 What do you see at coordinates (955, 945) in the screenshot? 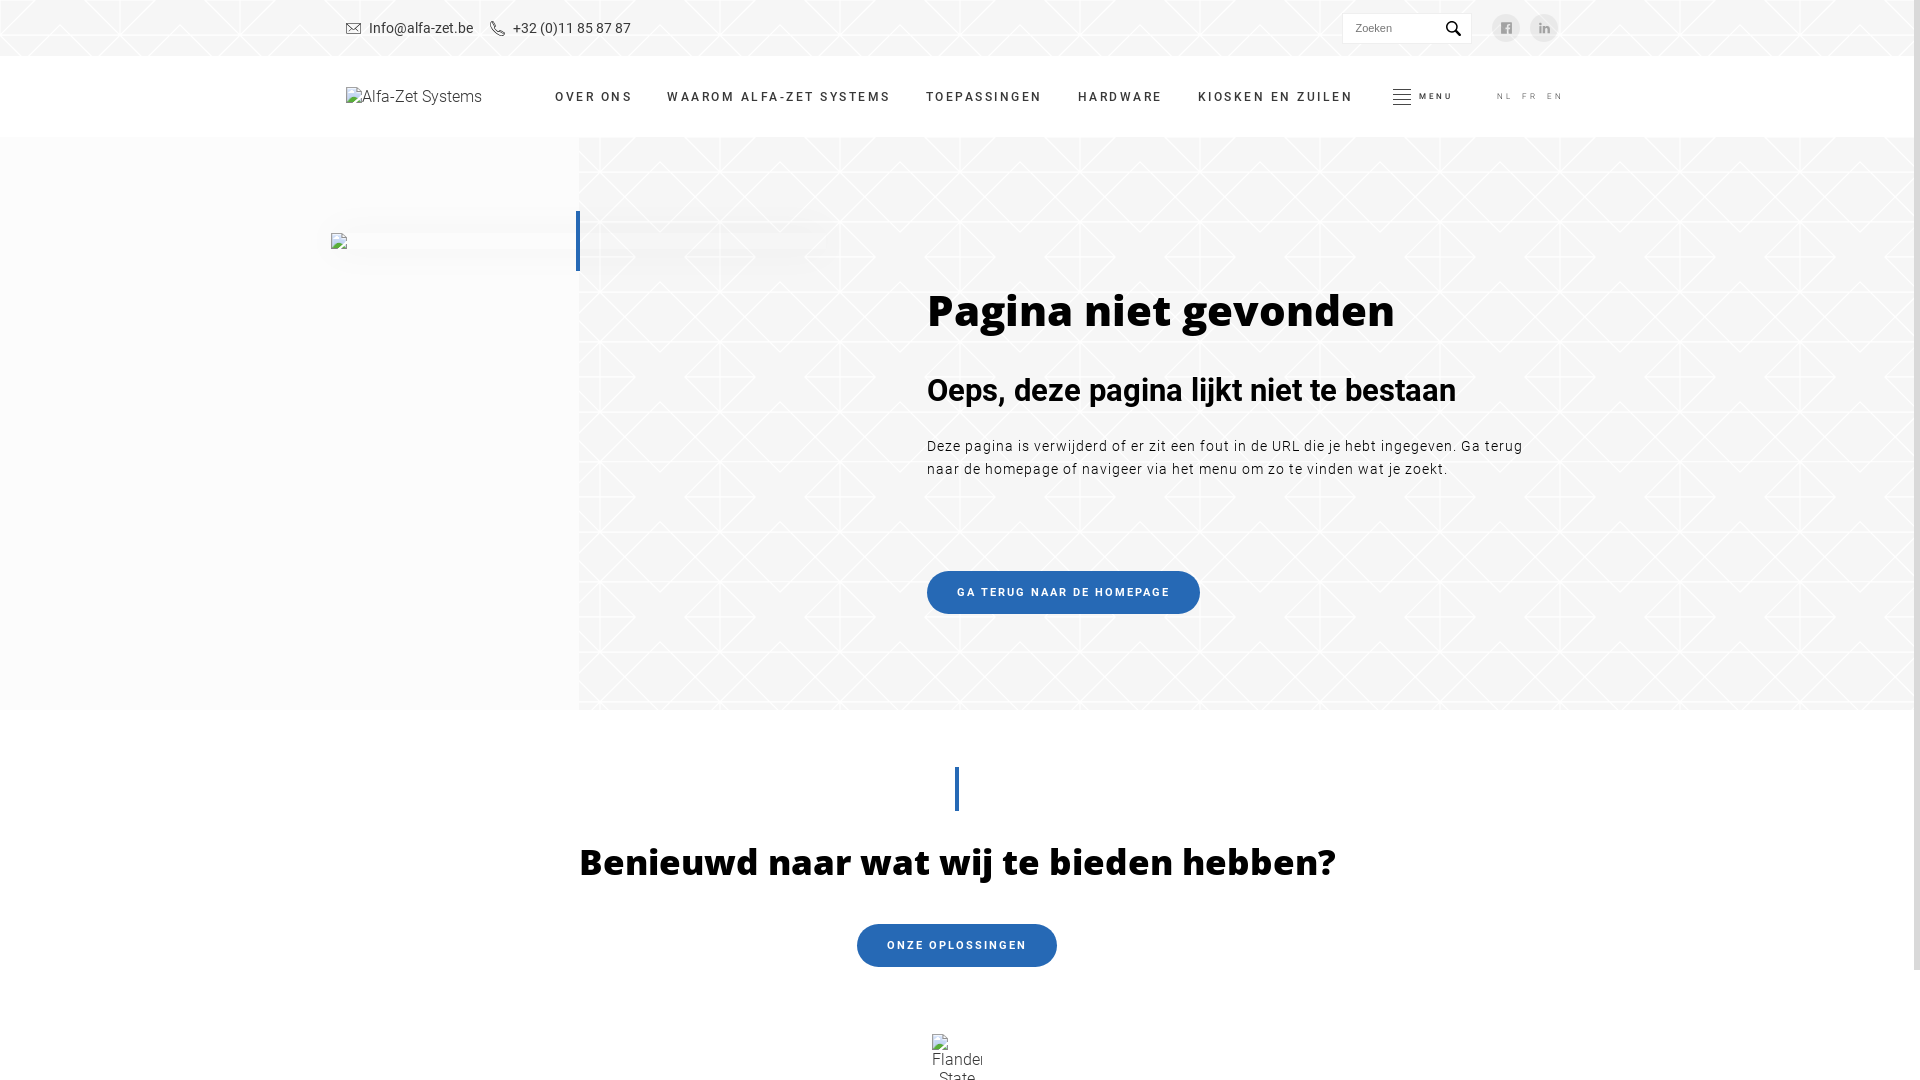
I see `'ONZE OPLOSSINGEN'` at bounding box center [955, 945].